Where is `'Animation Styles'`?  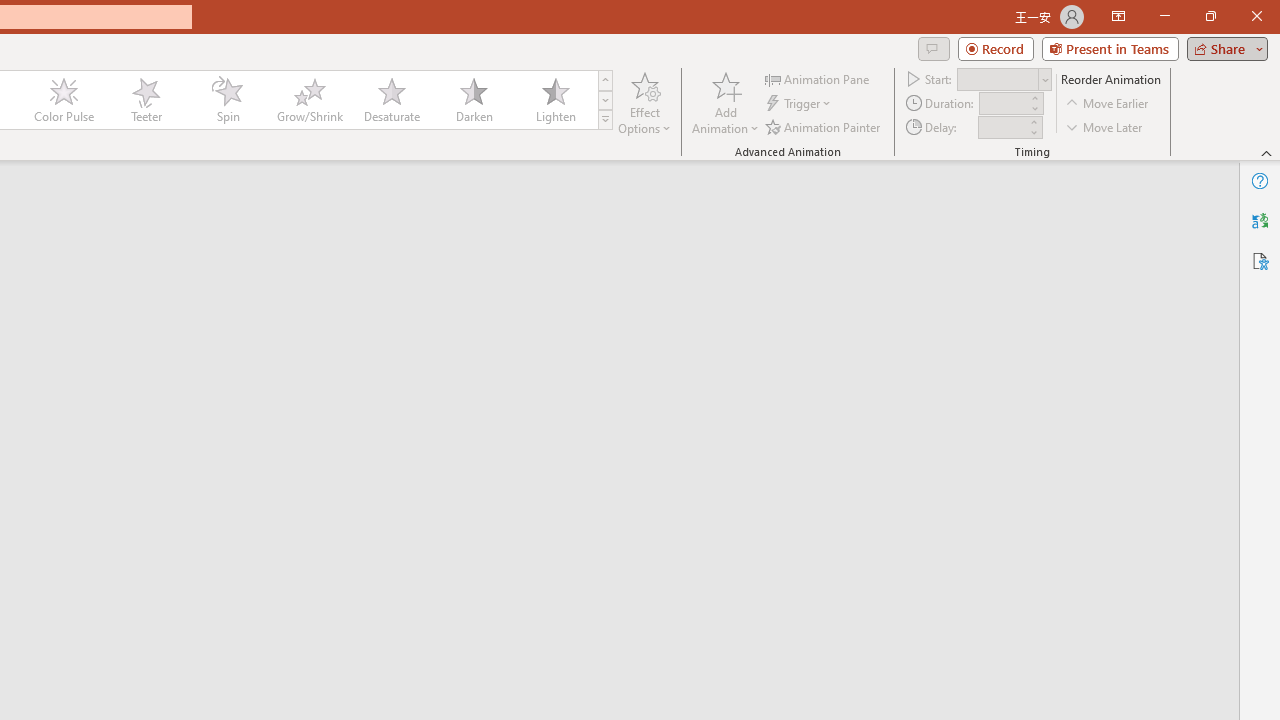
'Animation Styles' is located at coordinates (604, 120).